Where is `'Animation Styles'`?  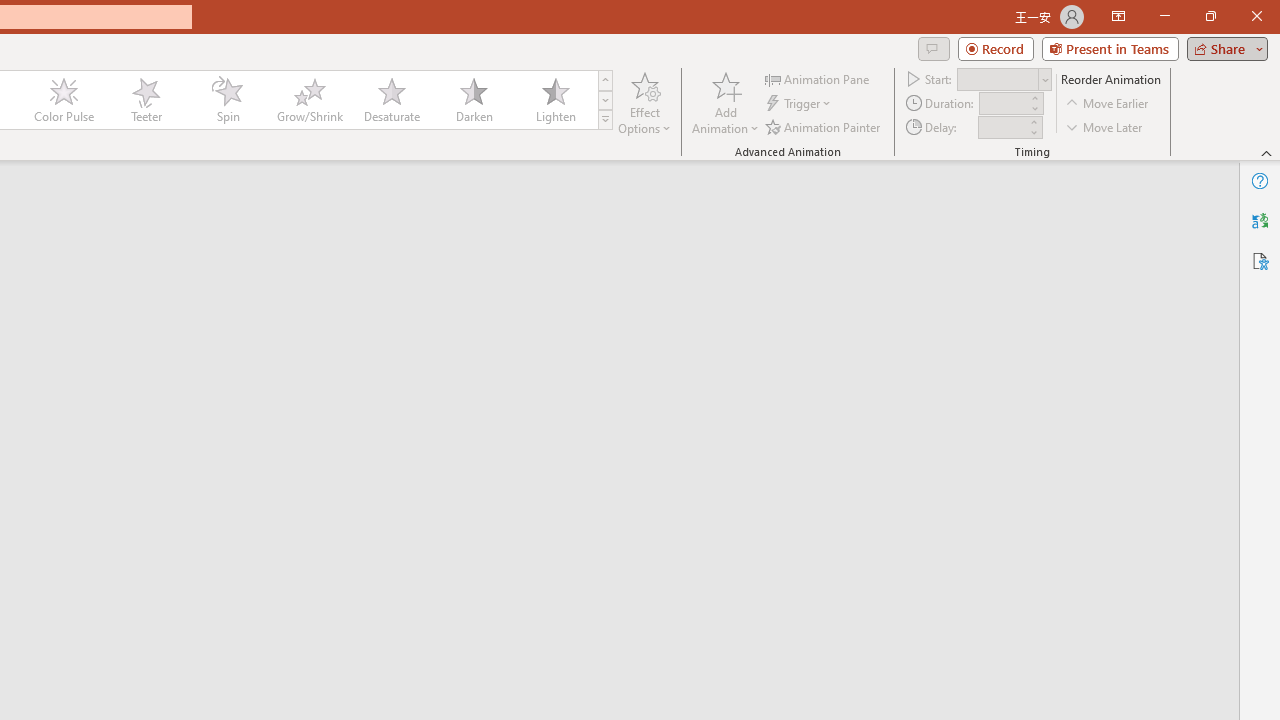
'Animation Styles' is located at coordinates (604, 120).